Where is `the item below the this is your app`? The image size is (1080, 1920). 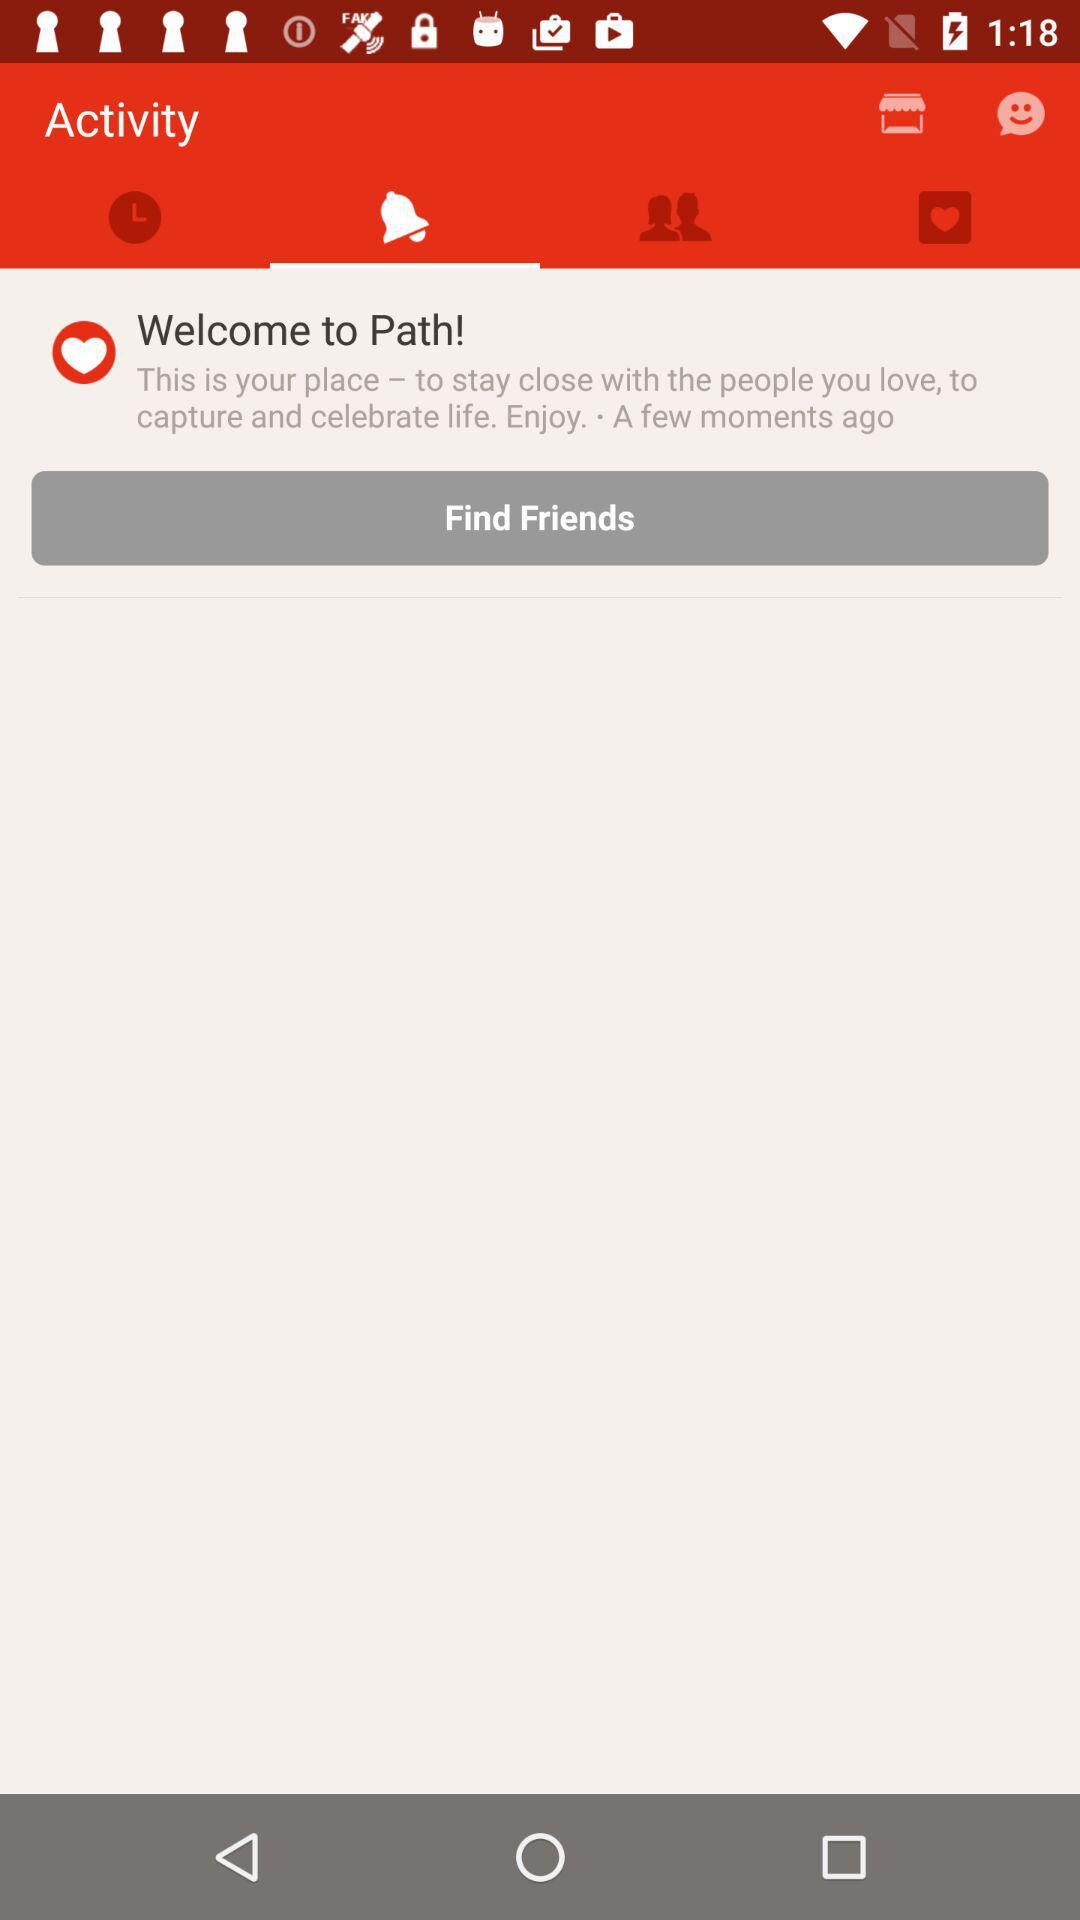 the item below the this is your app is located at coordinates (540, 518).